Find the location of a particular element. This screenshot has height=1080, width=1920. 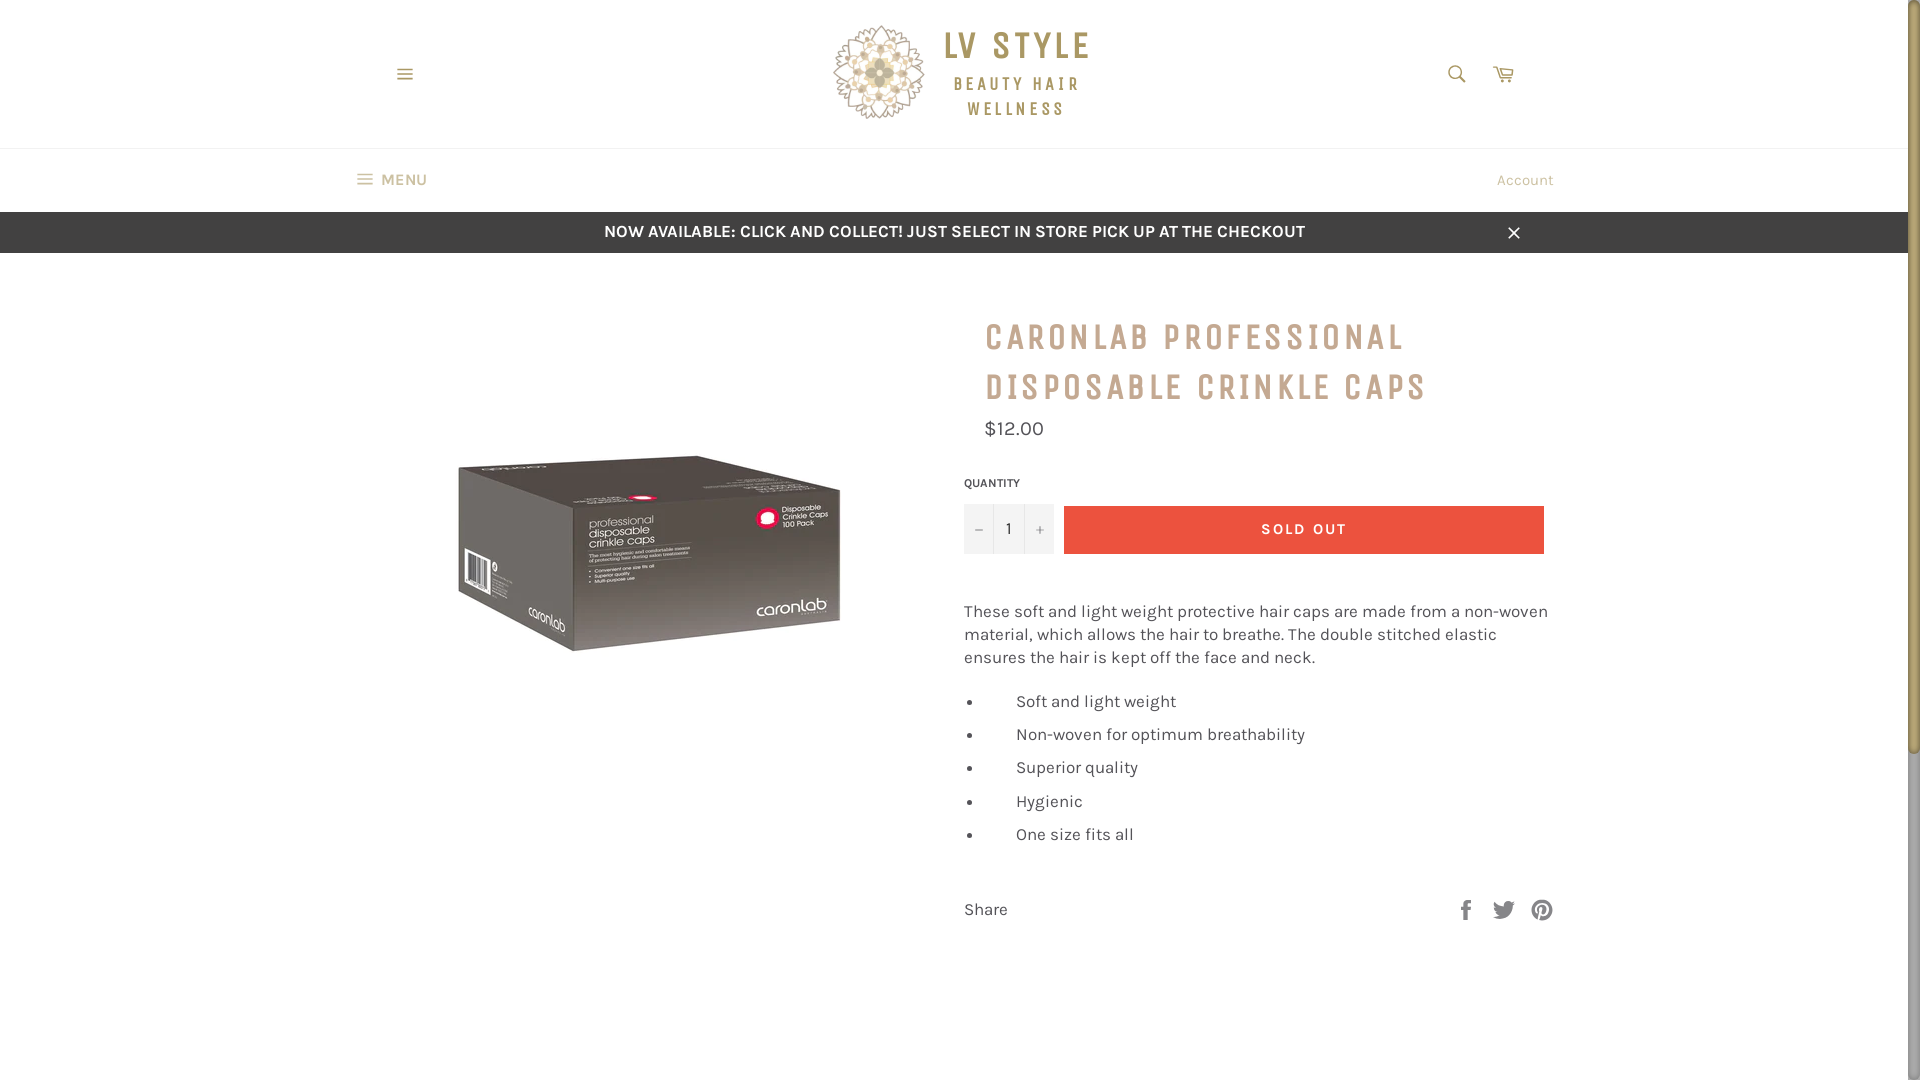

'Search' is located at coordinates (1457, 72).